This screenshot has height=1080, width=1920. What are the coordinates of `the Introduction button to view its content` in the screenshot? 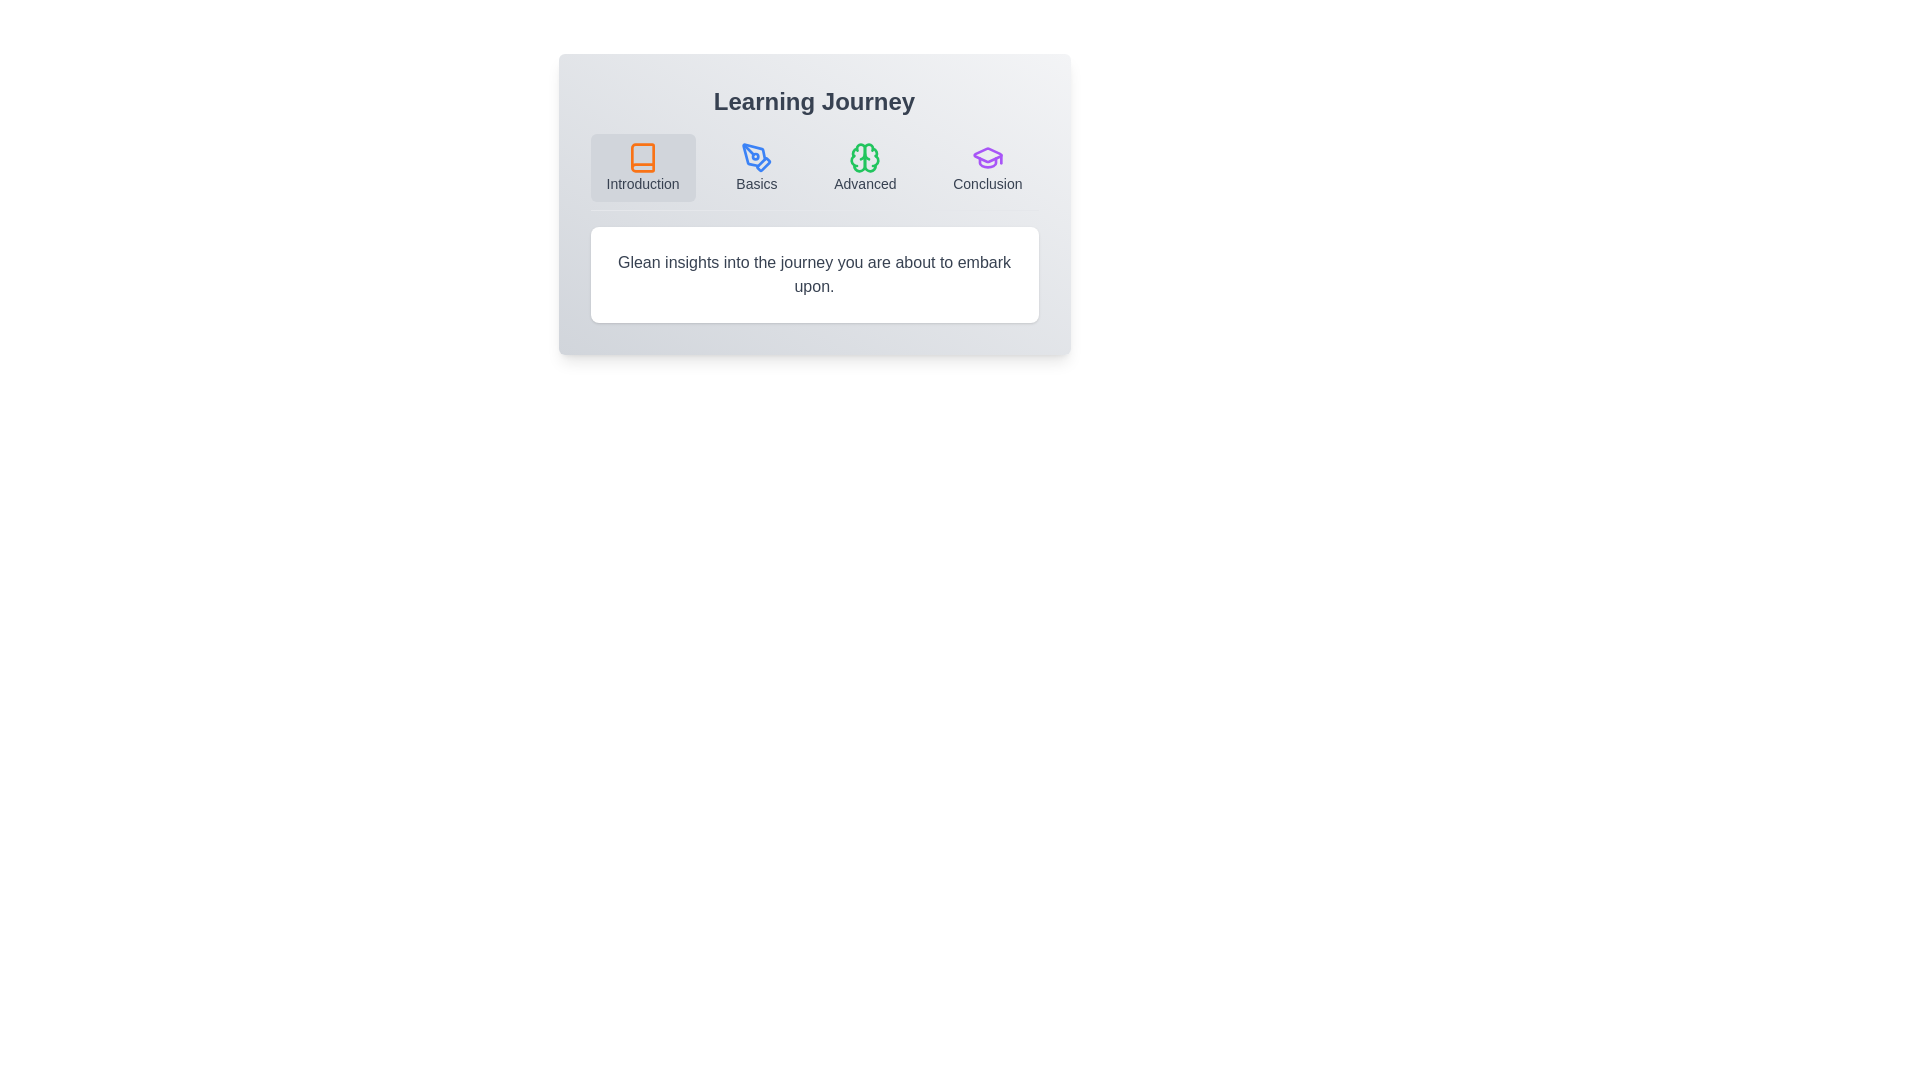 It's located at (643, 167).